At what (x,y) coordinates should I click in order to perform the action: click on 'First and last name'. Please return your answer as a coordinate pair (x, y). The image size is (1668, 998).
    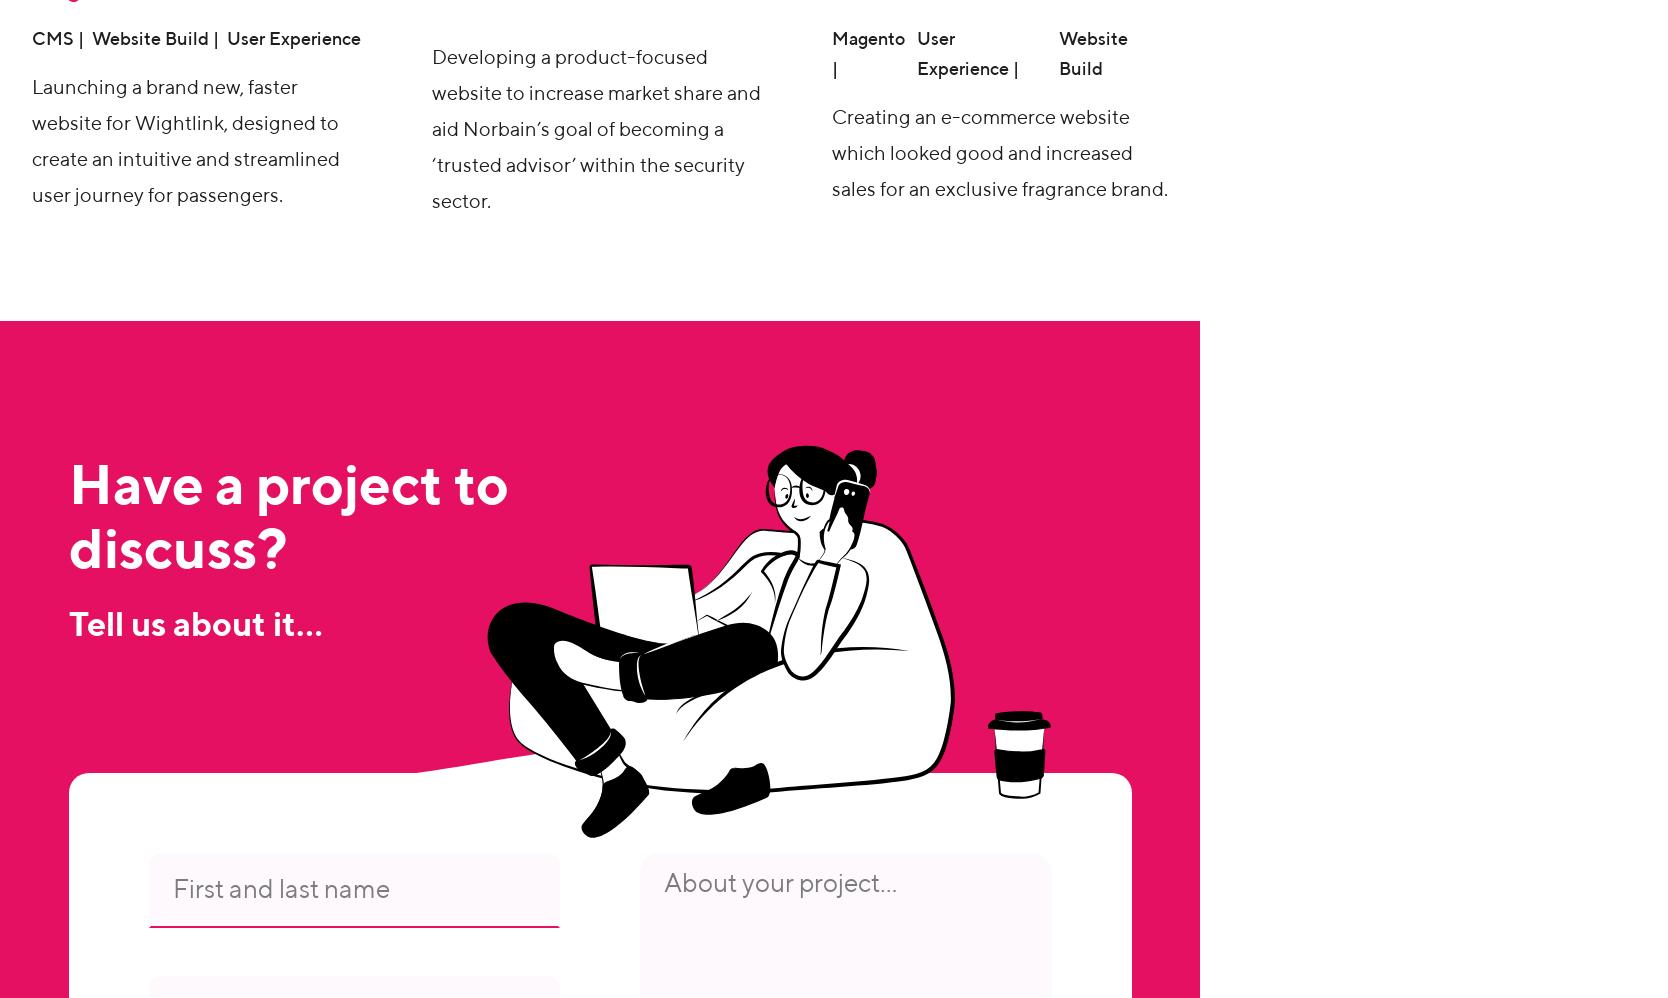
    Looking at the image, I should click on (280, 889).